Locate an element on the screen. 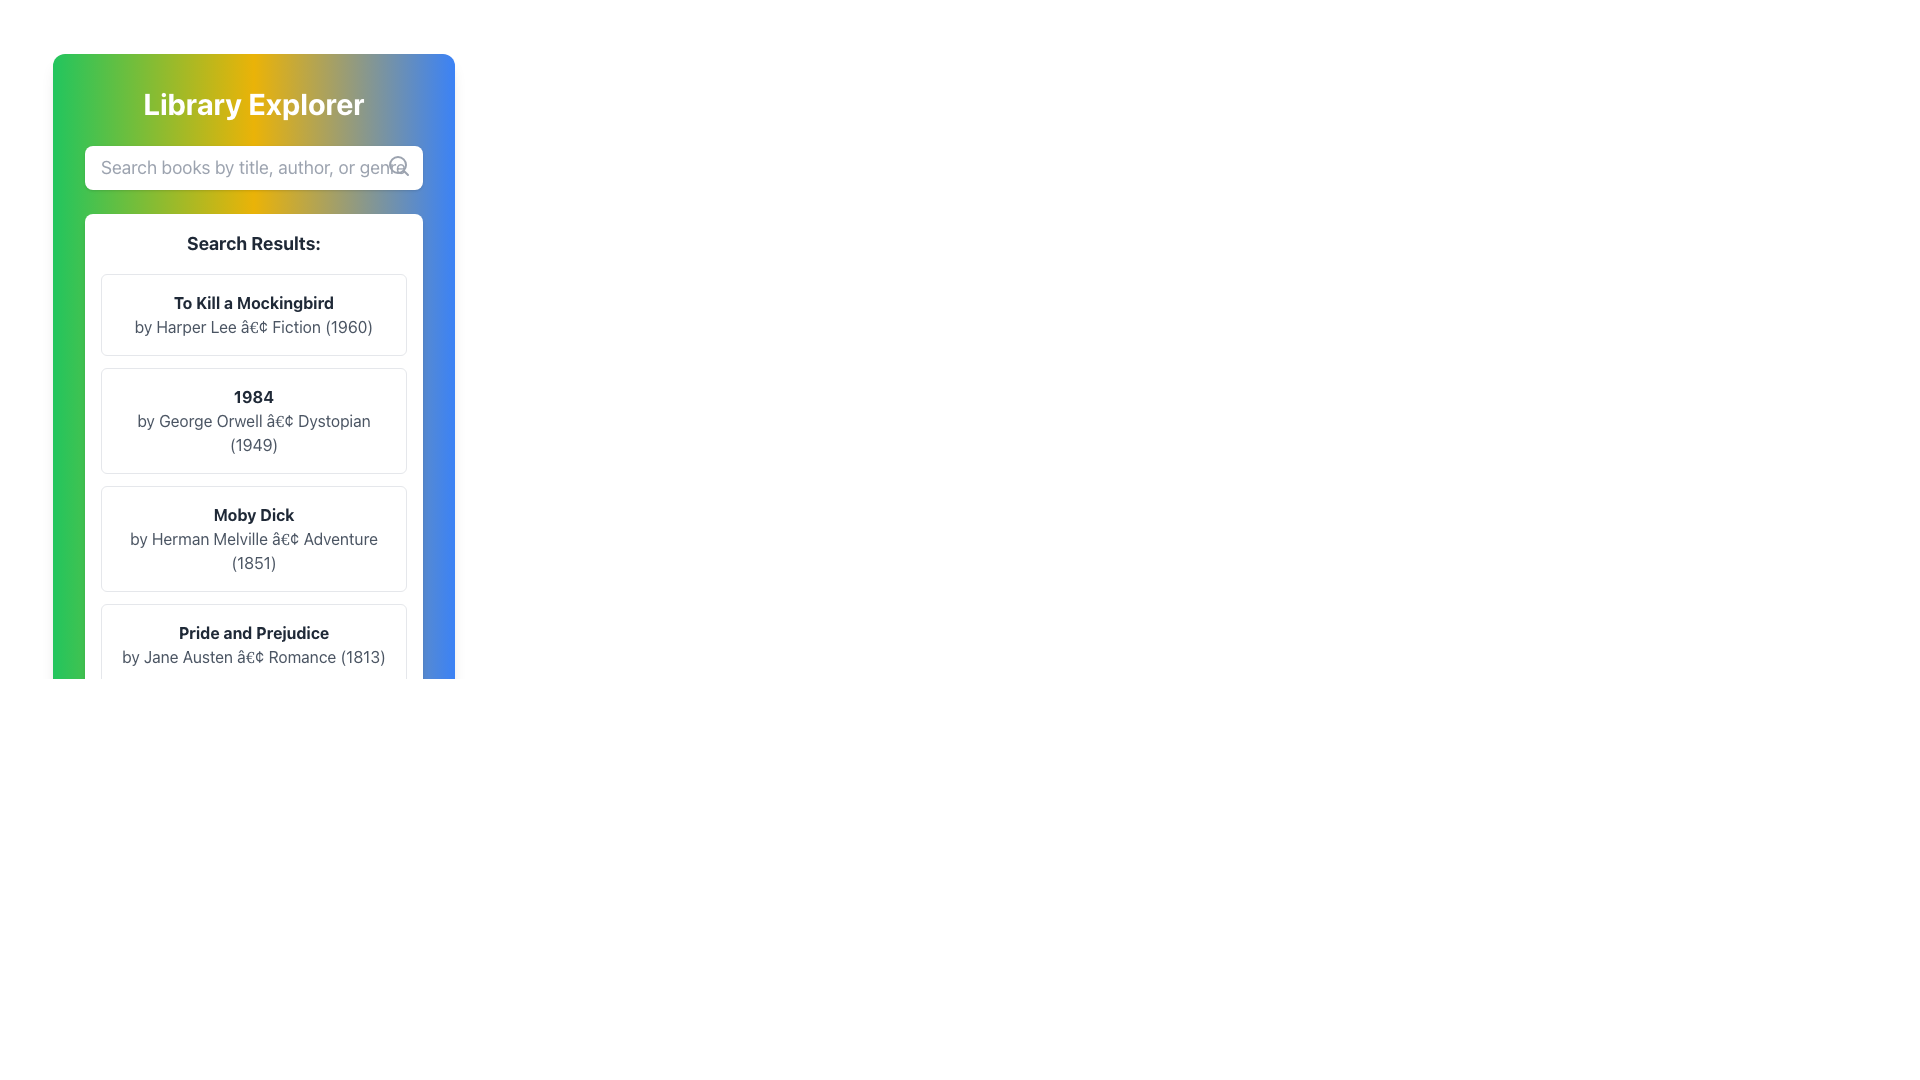 This screenshot has height=1080, width=1920. the search icon located on the far right of the search bar, which indicates the search functionality for the input field labeled 'Search books by title, author, or genre...' is located at coordinates (398, 164).